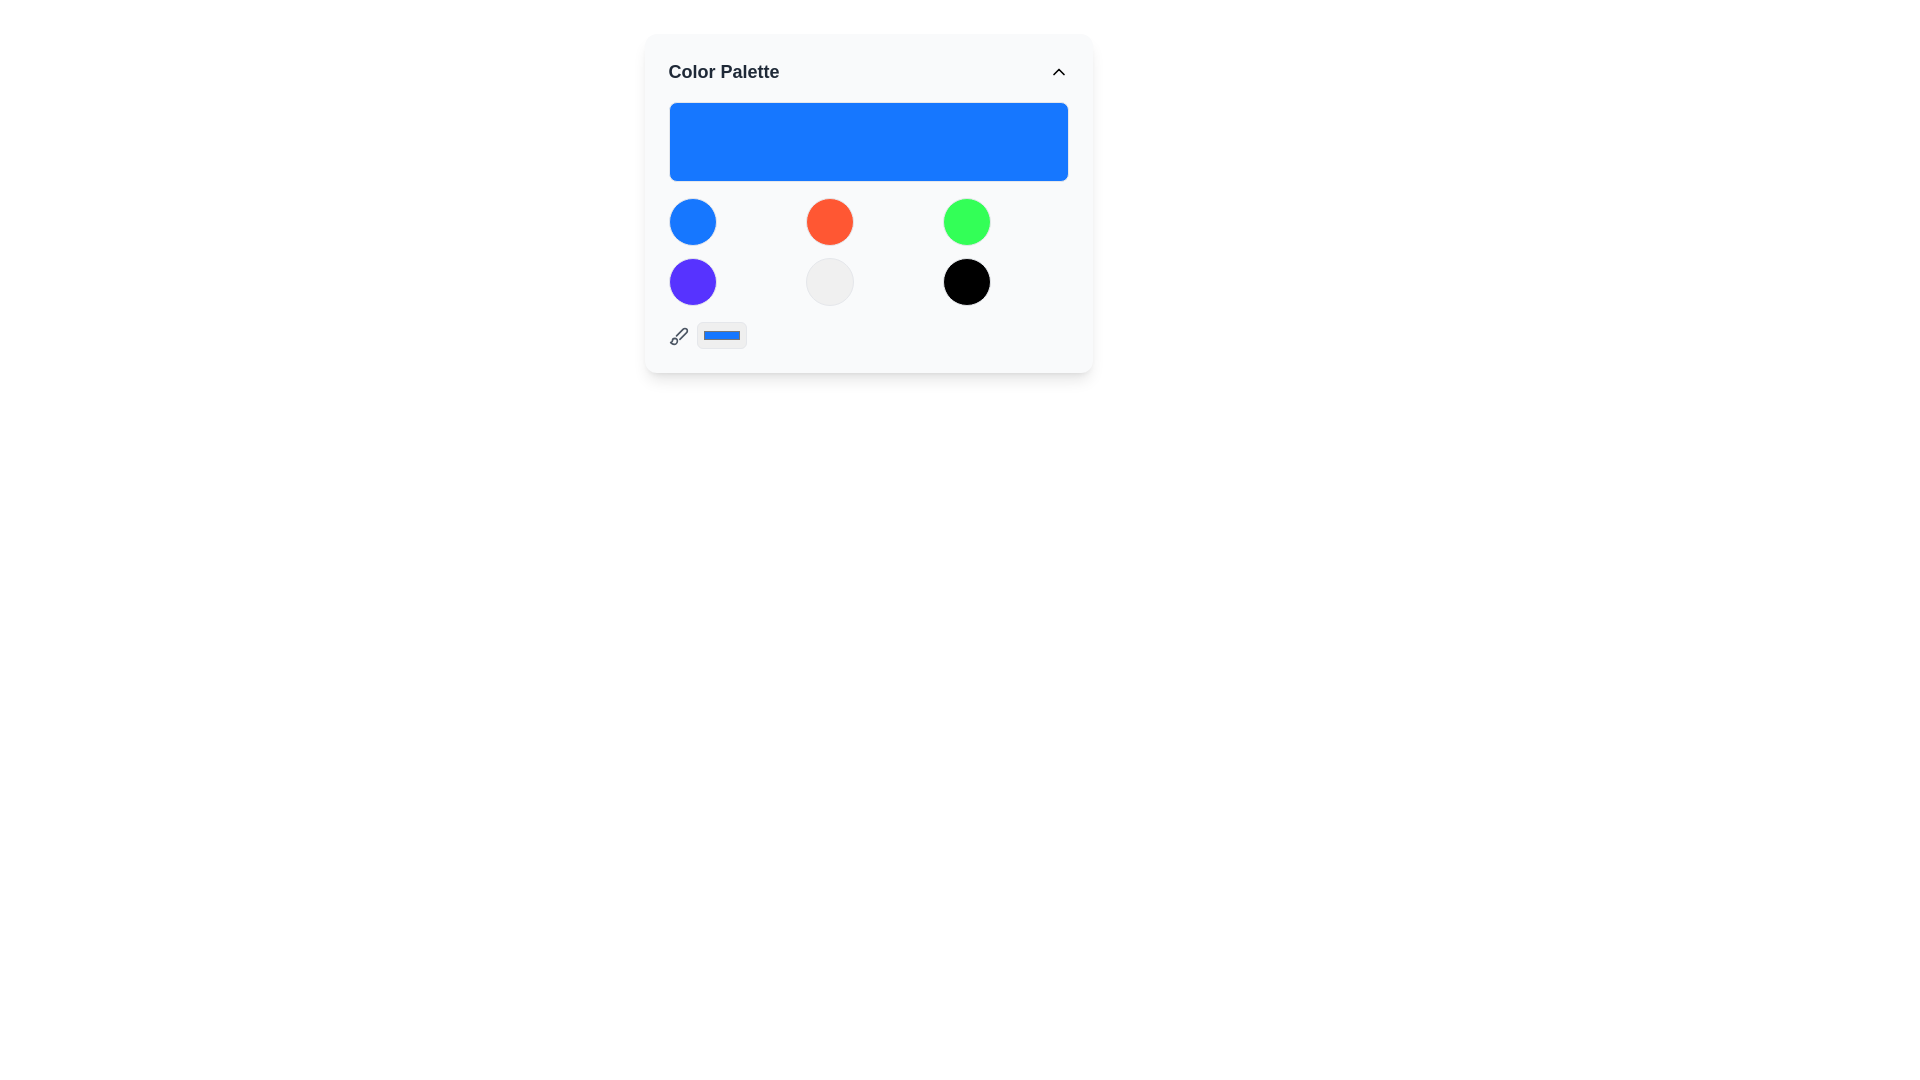  Describe the element at coordinates (779, 141) in the screenshot. I see `the value of the slider` at that location.